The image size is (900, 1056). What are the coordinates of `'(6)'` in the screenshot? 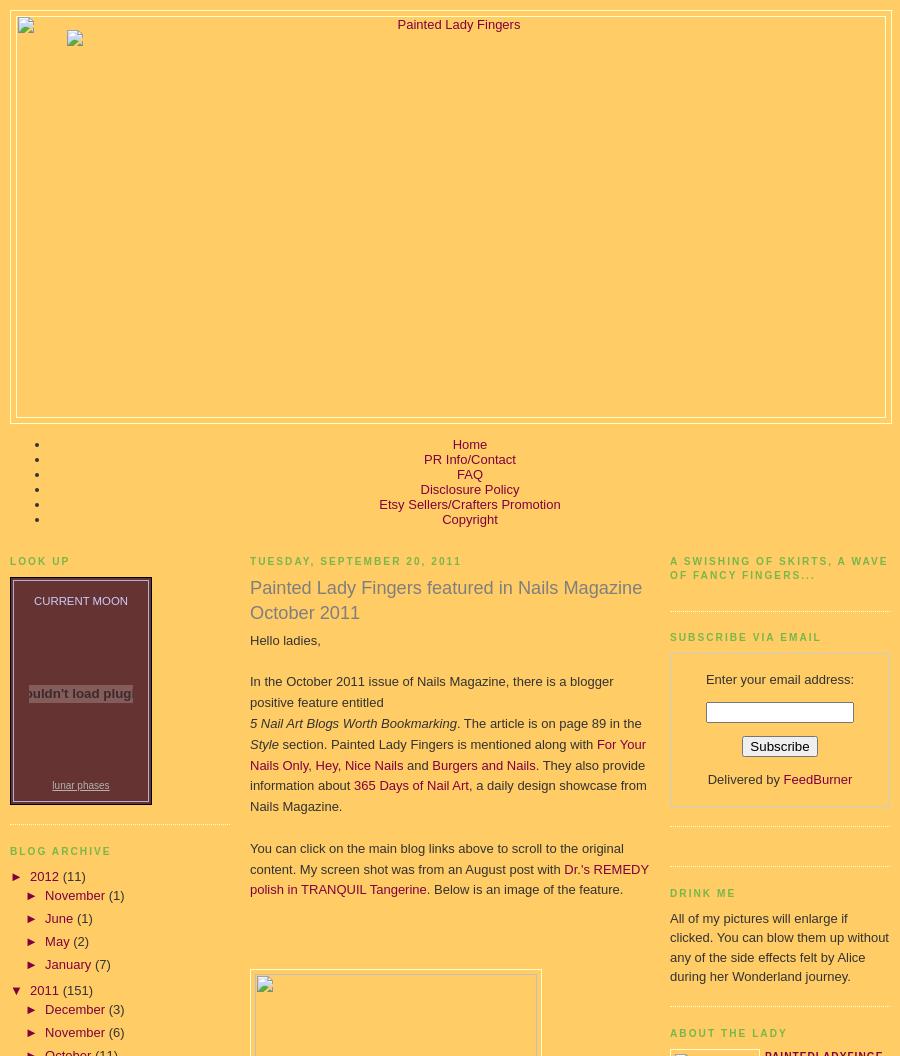 It's located at (107, 1030).